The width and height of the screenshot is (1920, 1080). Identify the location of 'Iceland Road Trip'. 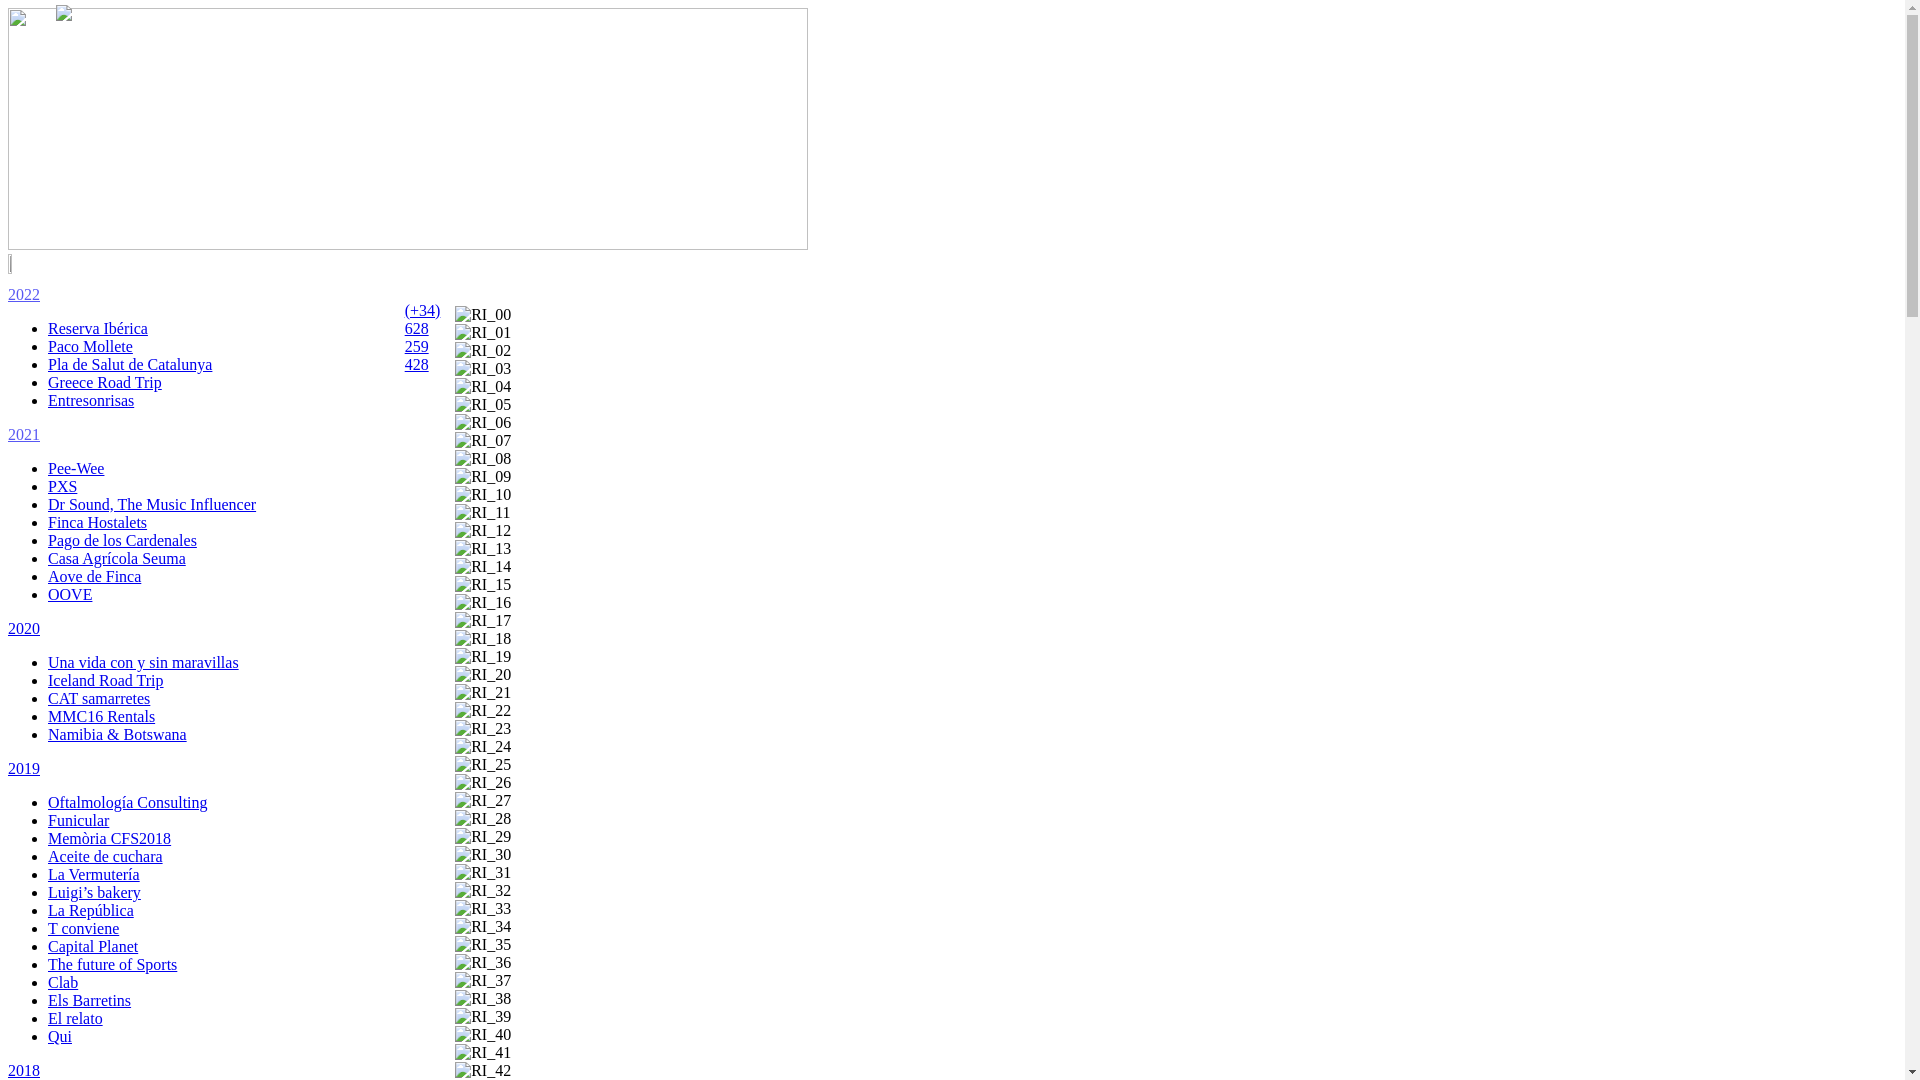
(104, 679).